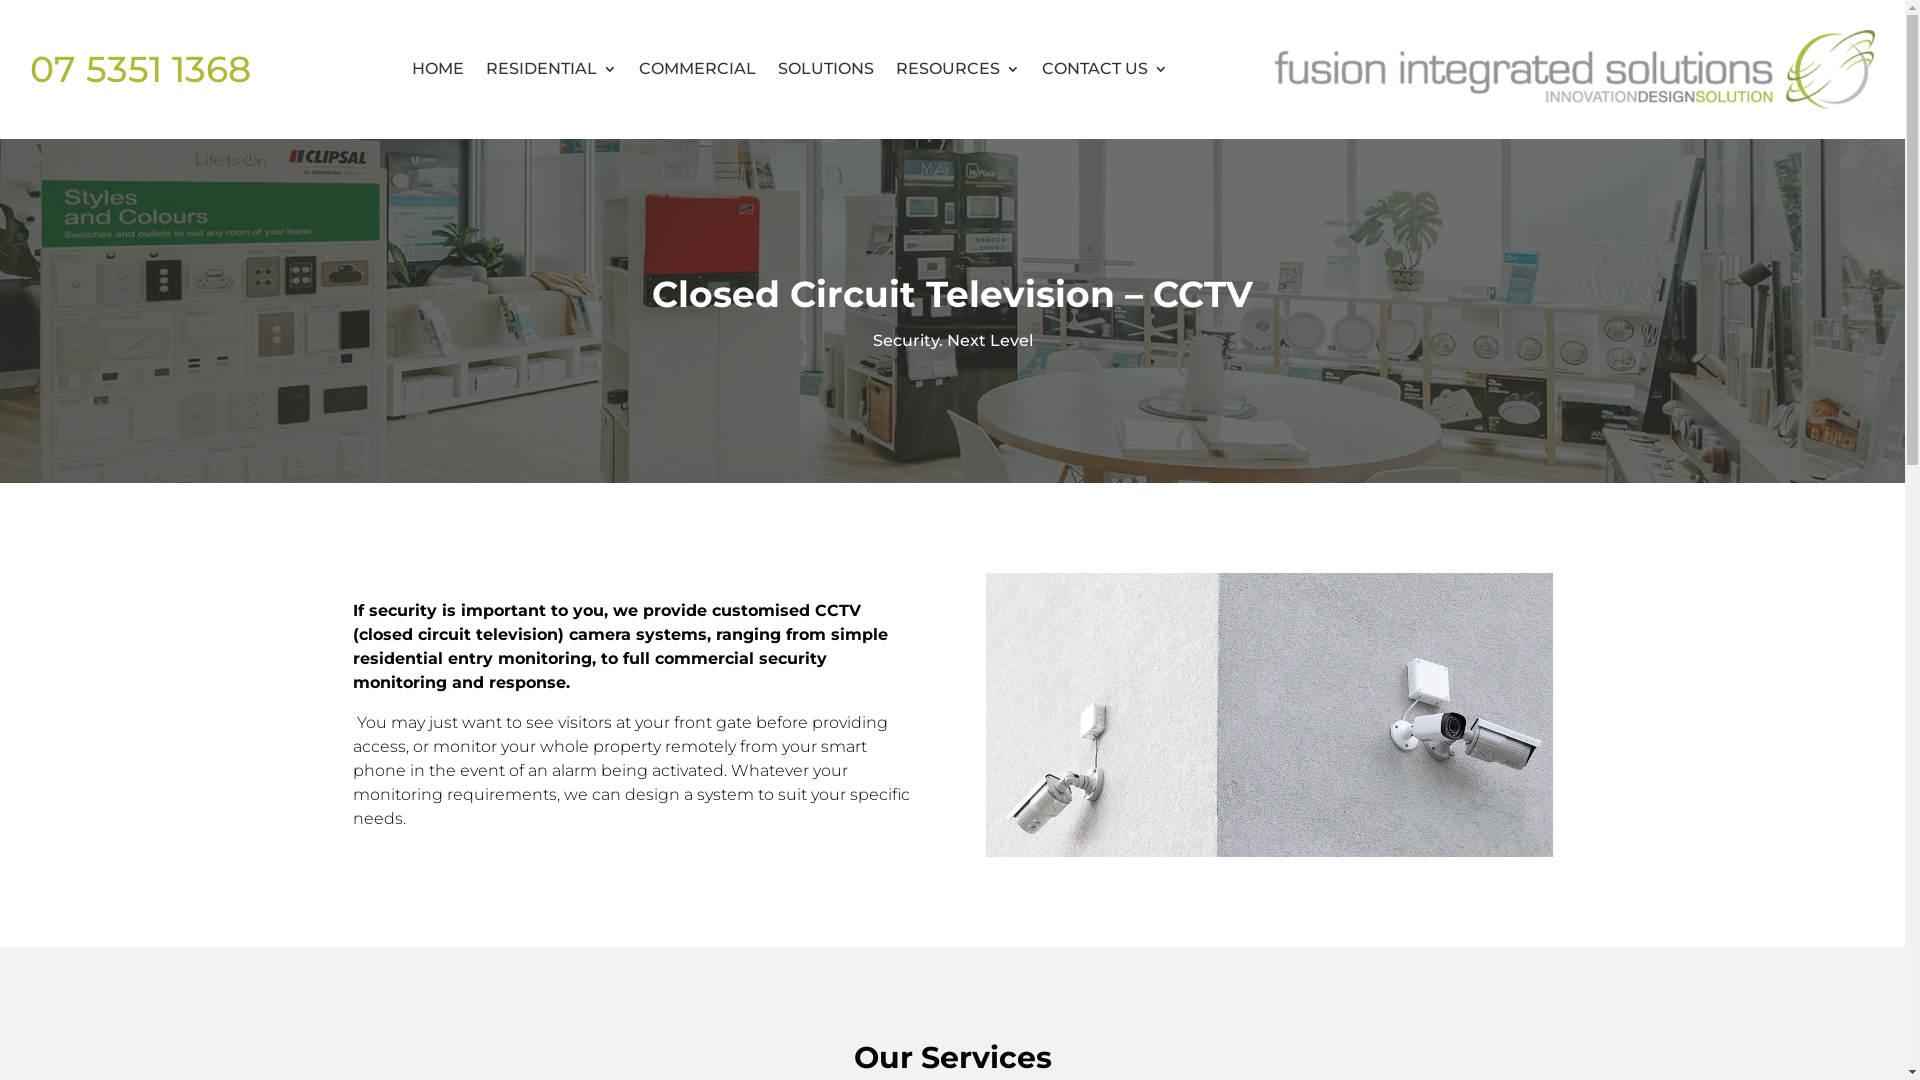 Image resolution: width=1920 pixels, height=1080 pixels. I want to click on 'CONTACT US', so click(1103, 68).